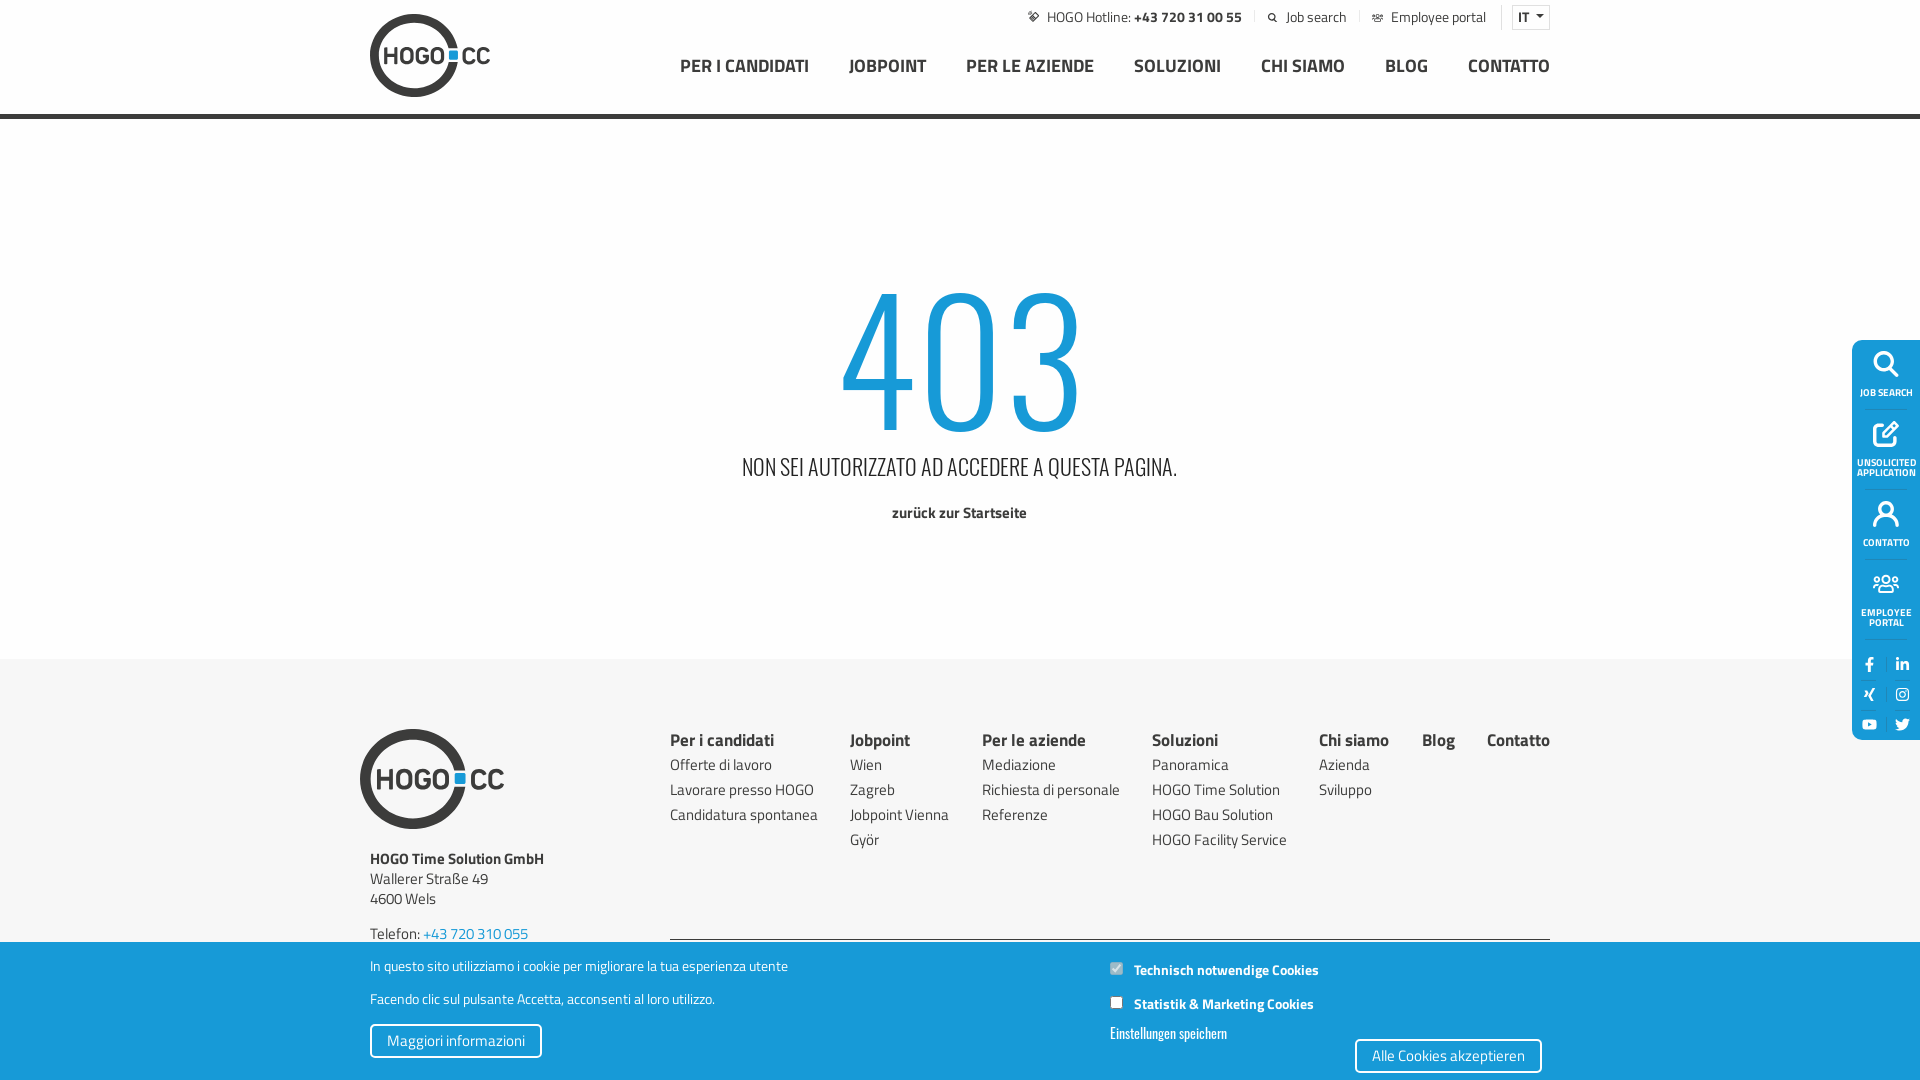 The width and height of the screenshot is (1920, 1080). I want to click on 'Unsolicited application', so click(1885, 432).